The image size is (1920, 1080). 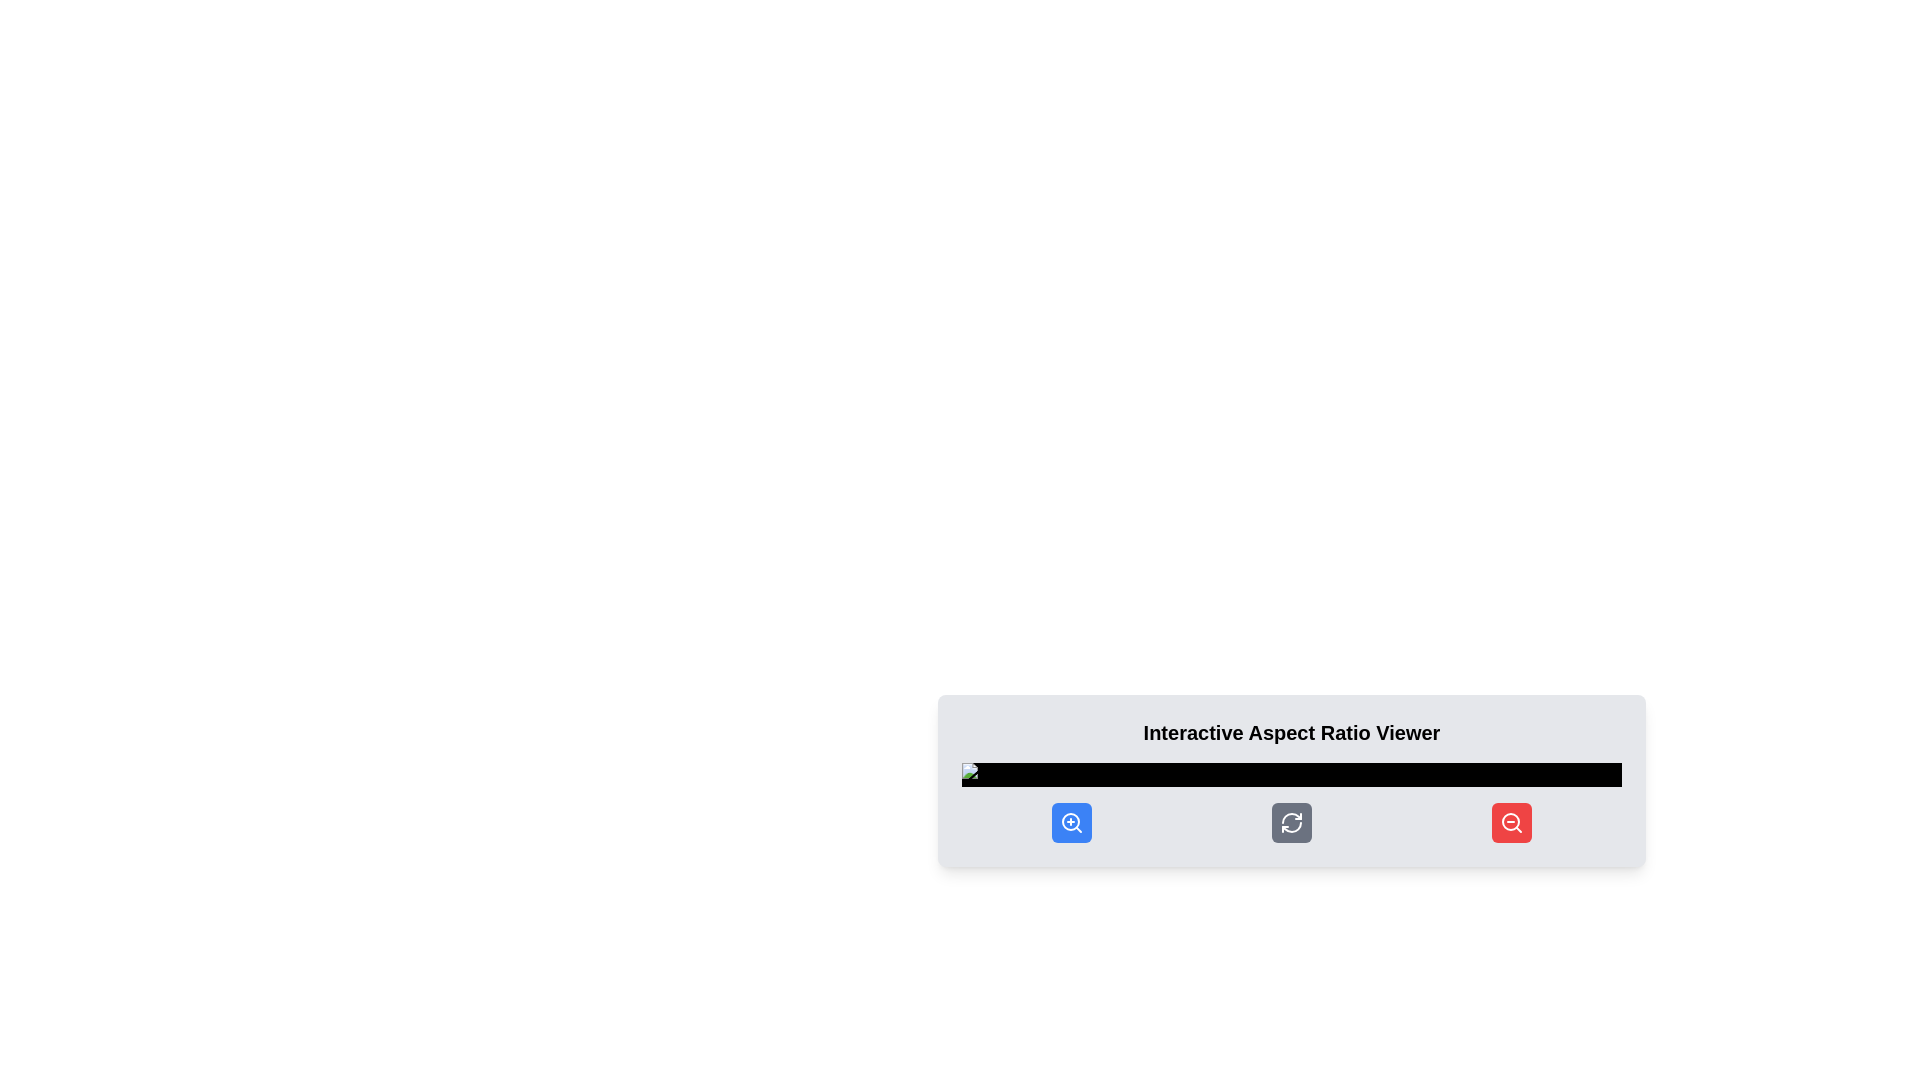 I want to click on the zoom-out icon located on the far-right side of the horizontal toolbar with a red background to reduce the view of the displayed content, so click(x=1512, y=822).